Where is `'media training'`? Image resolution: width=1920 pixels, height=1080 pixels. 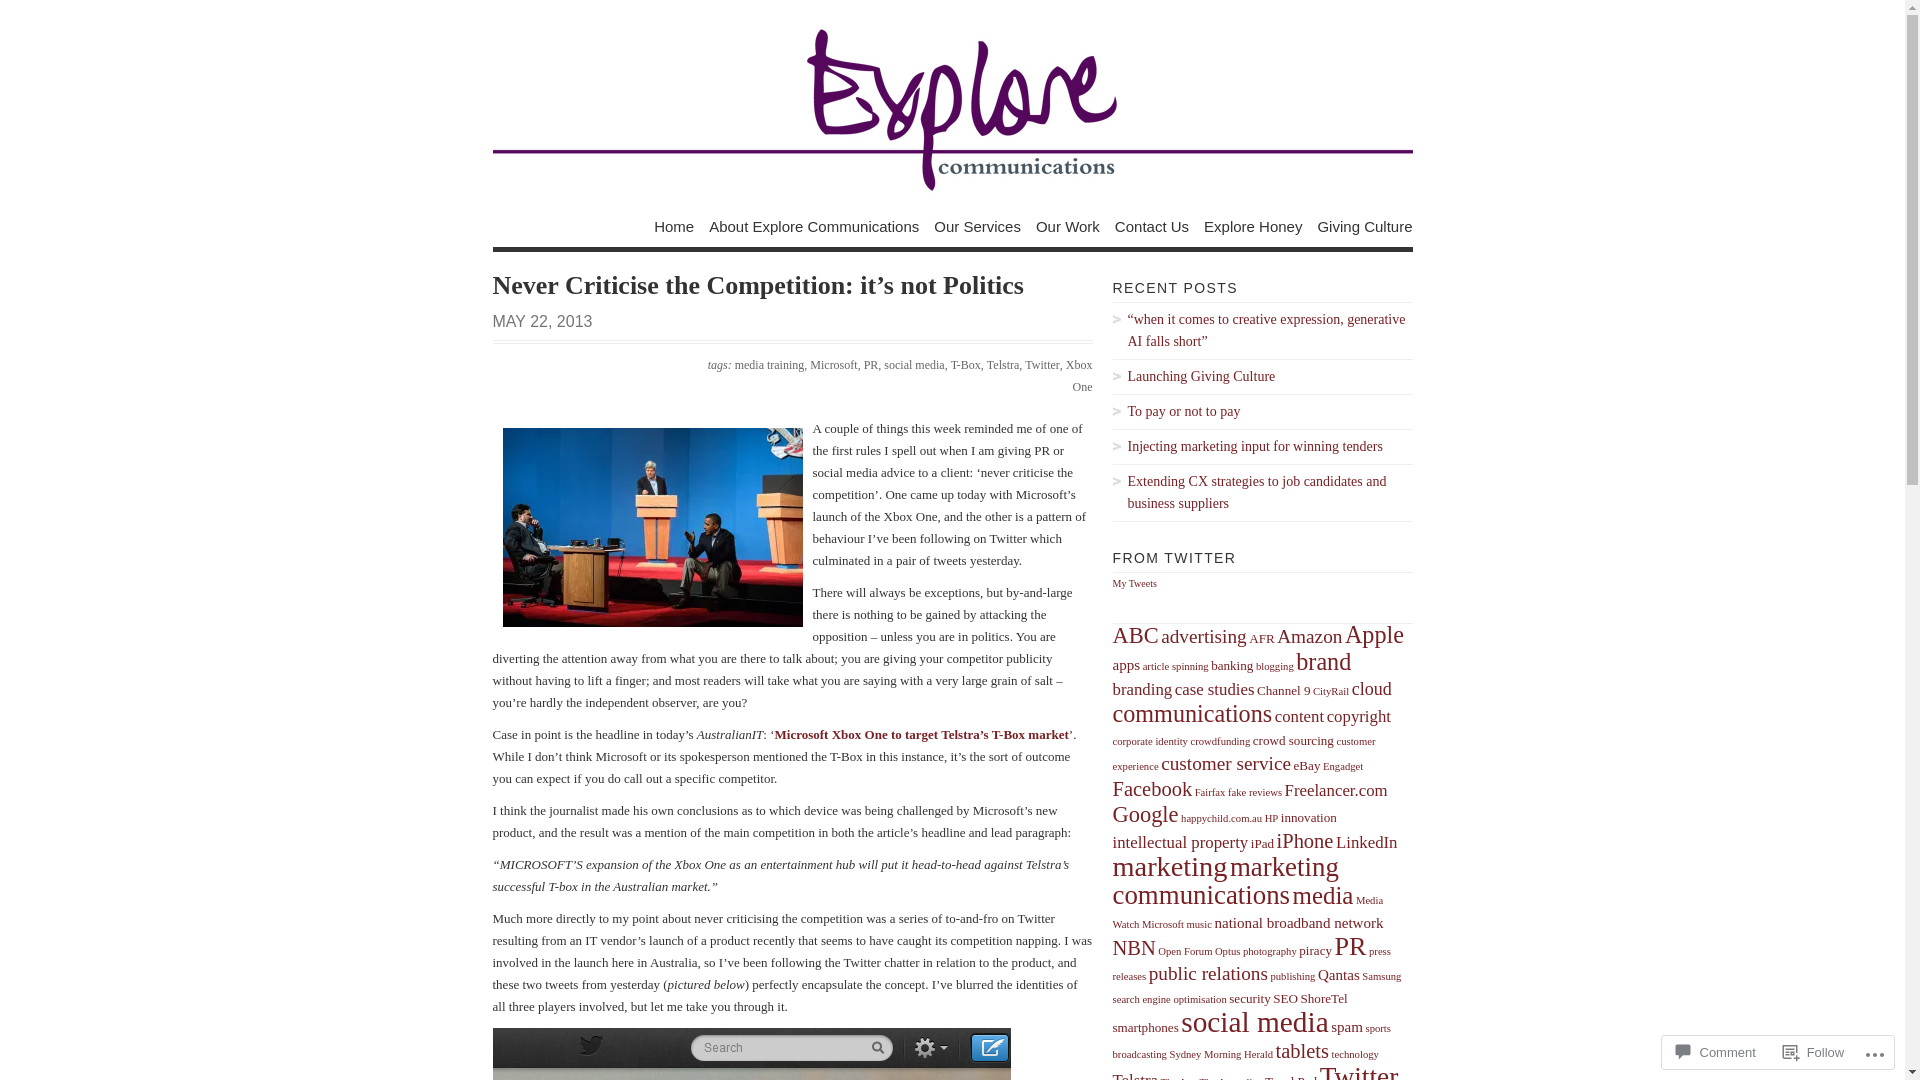 'media training' is located at coordinates (733, 365).